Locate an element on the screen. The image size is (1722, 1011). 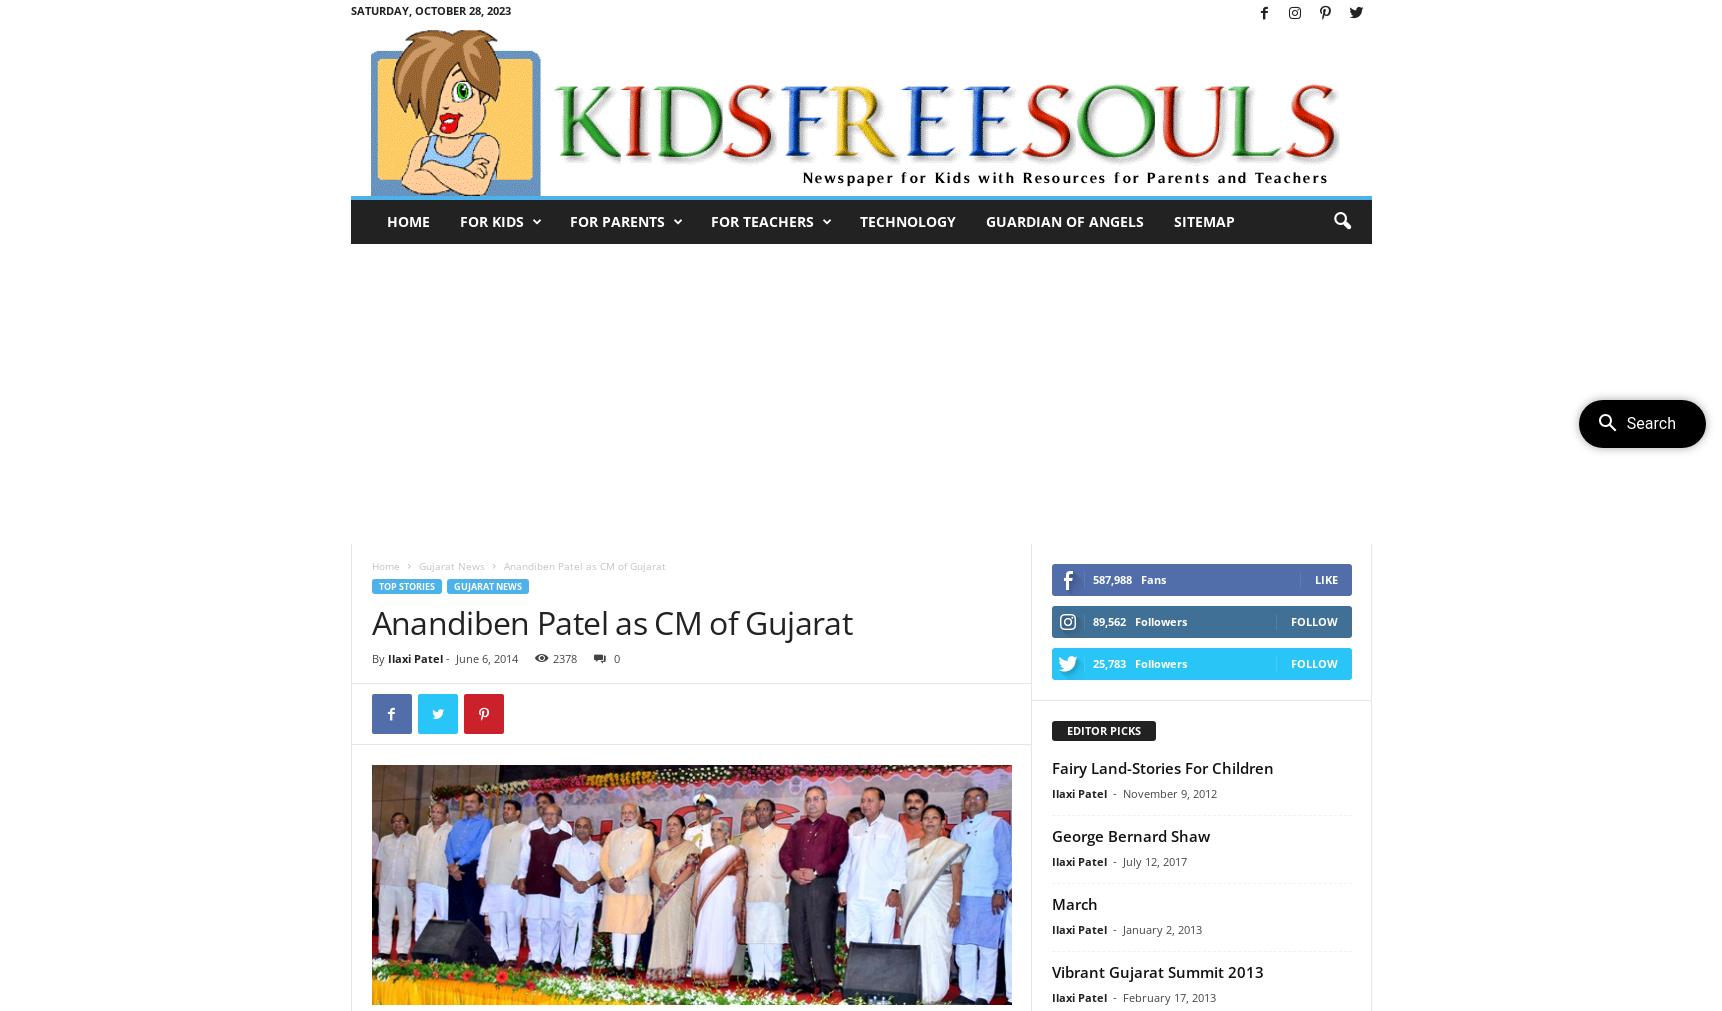
'Vibrant Gujarat Summit 2013' is located at coordinates (1049, 970).